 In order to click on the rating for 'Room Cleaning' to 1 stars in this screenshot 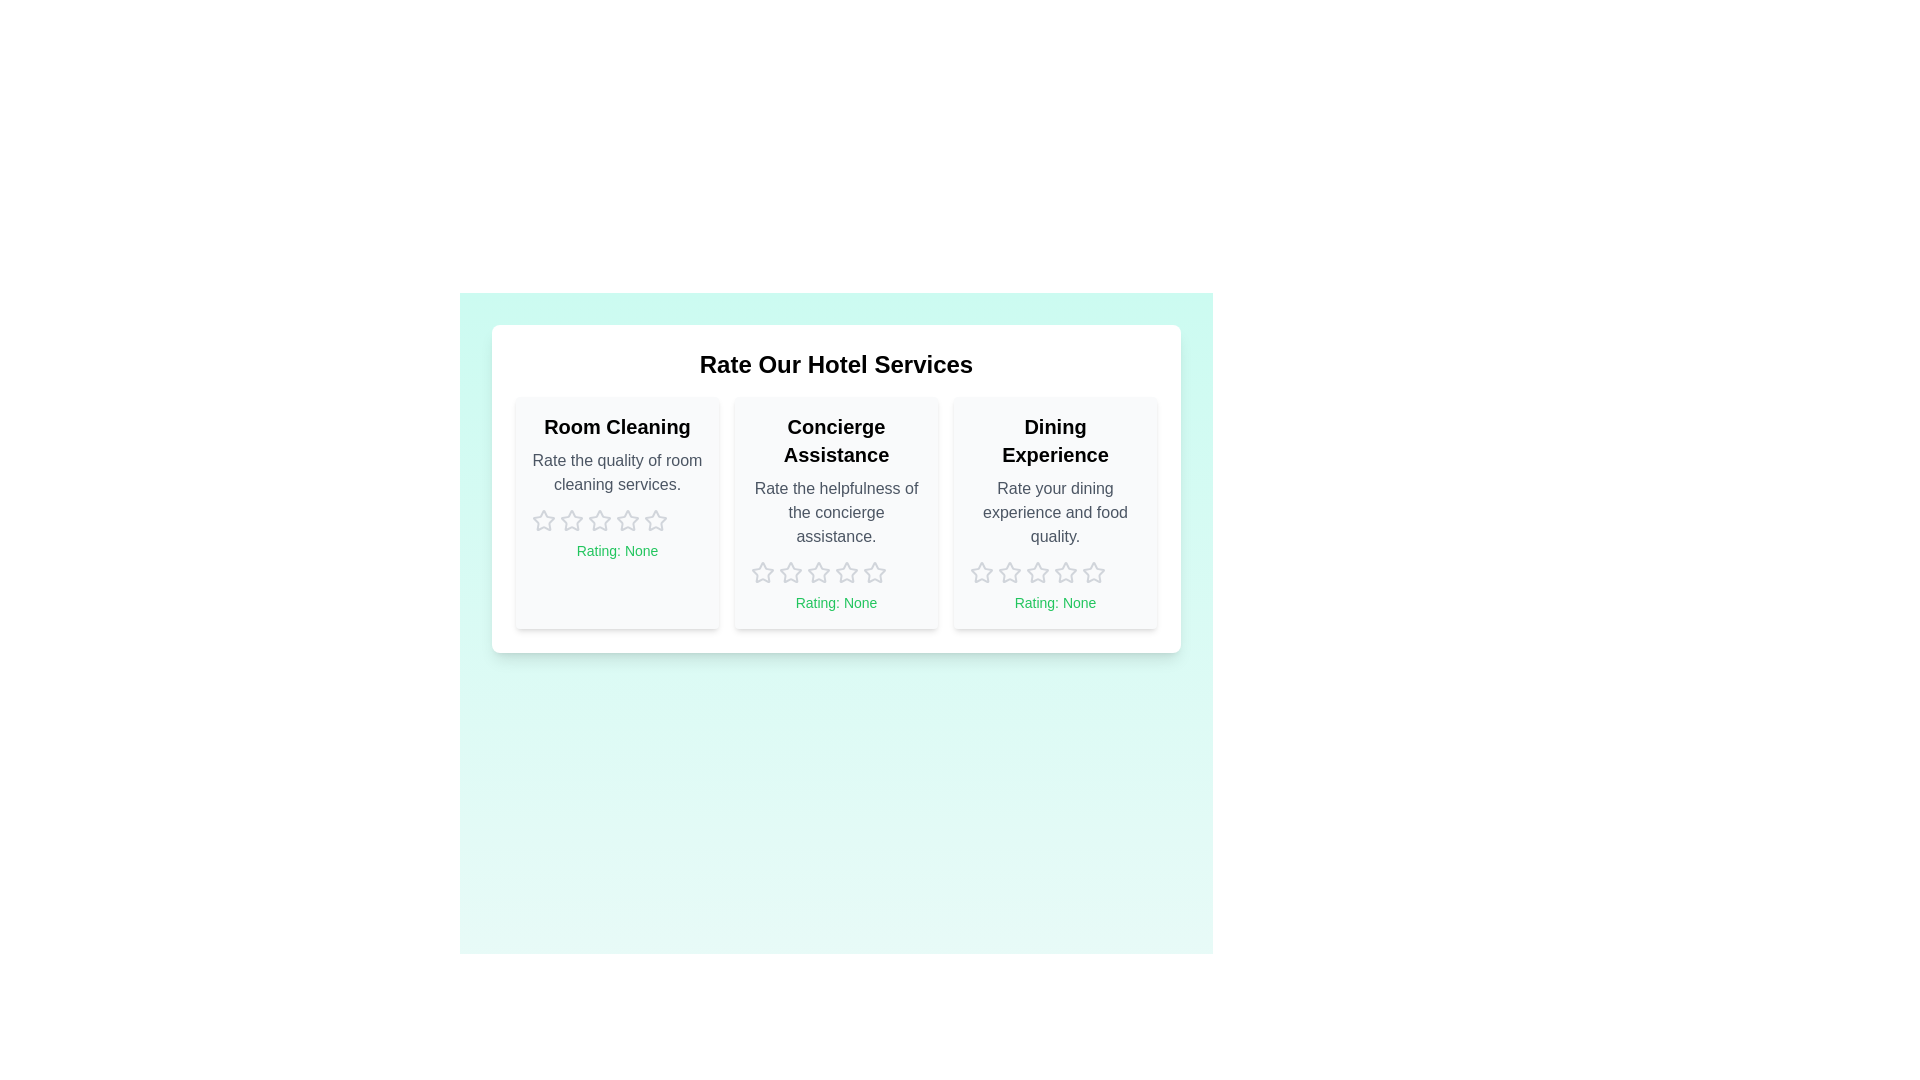, I will do `click(543, 519)`.